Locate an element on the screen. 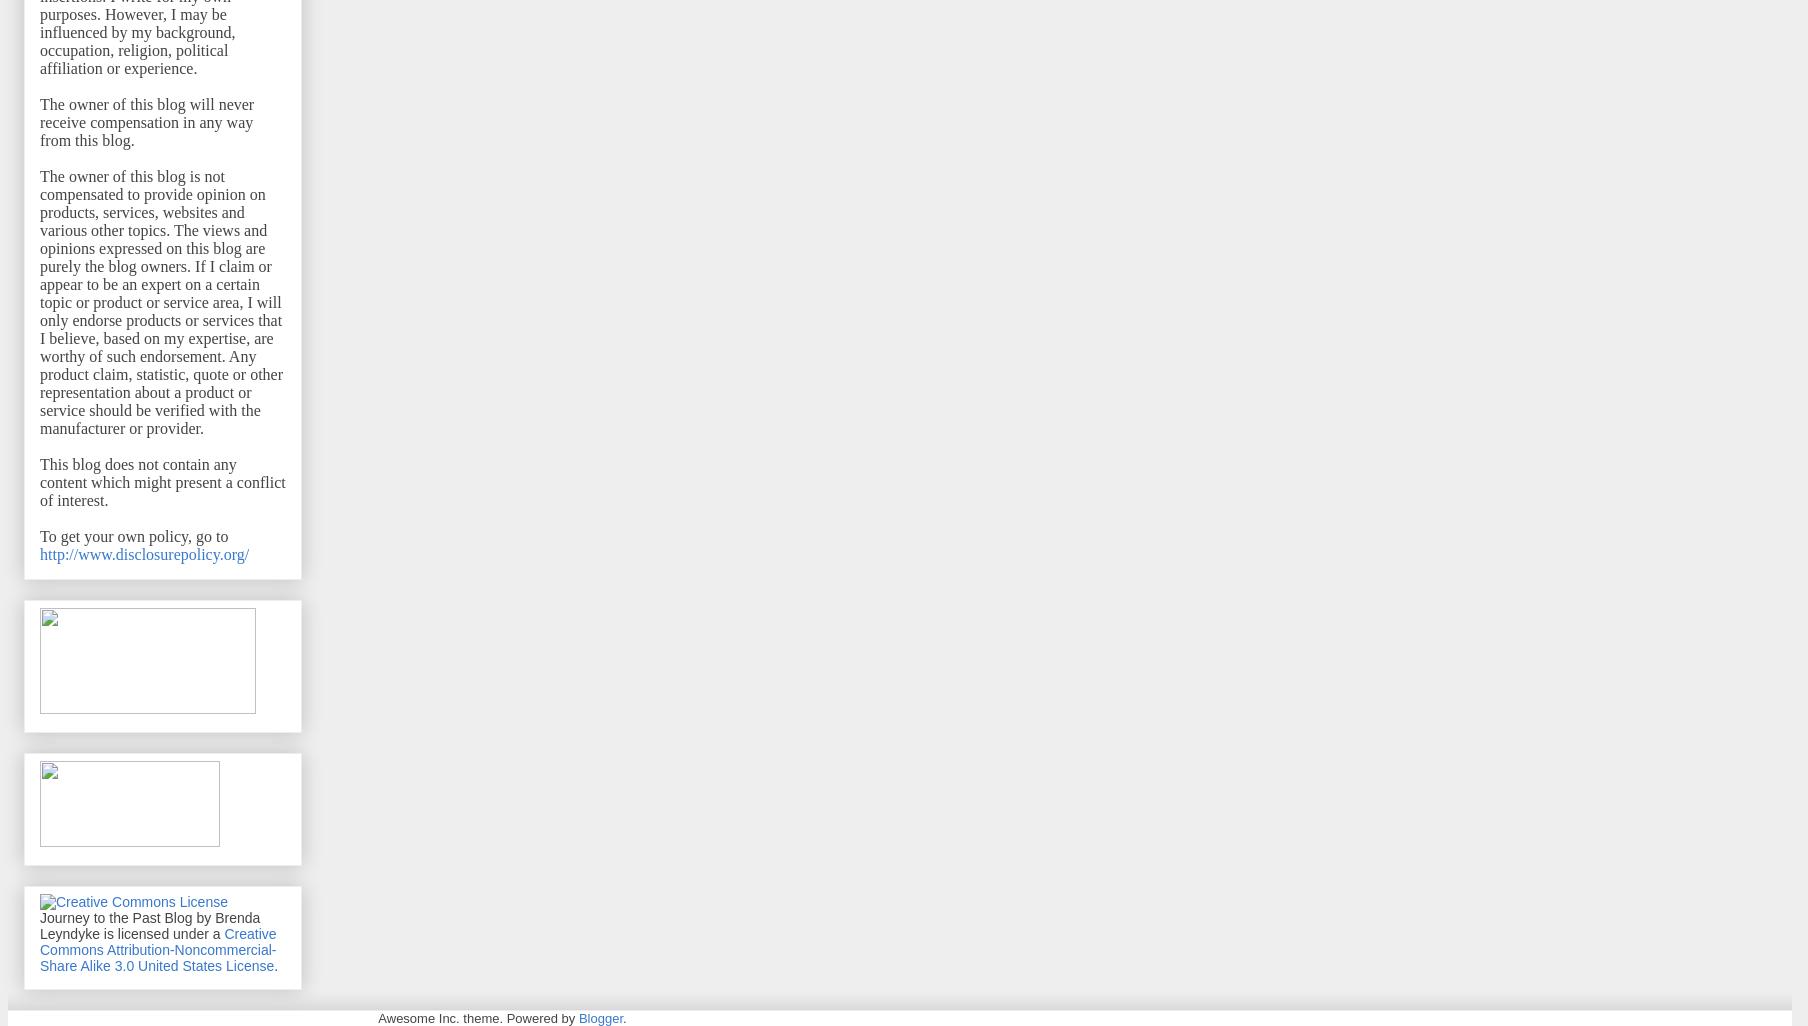 The height and width of the screenshot is (1026, 1808). 'The owner of this blog will never receive compensation in any way from this blog.' is located at coordinates (39, 121).